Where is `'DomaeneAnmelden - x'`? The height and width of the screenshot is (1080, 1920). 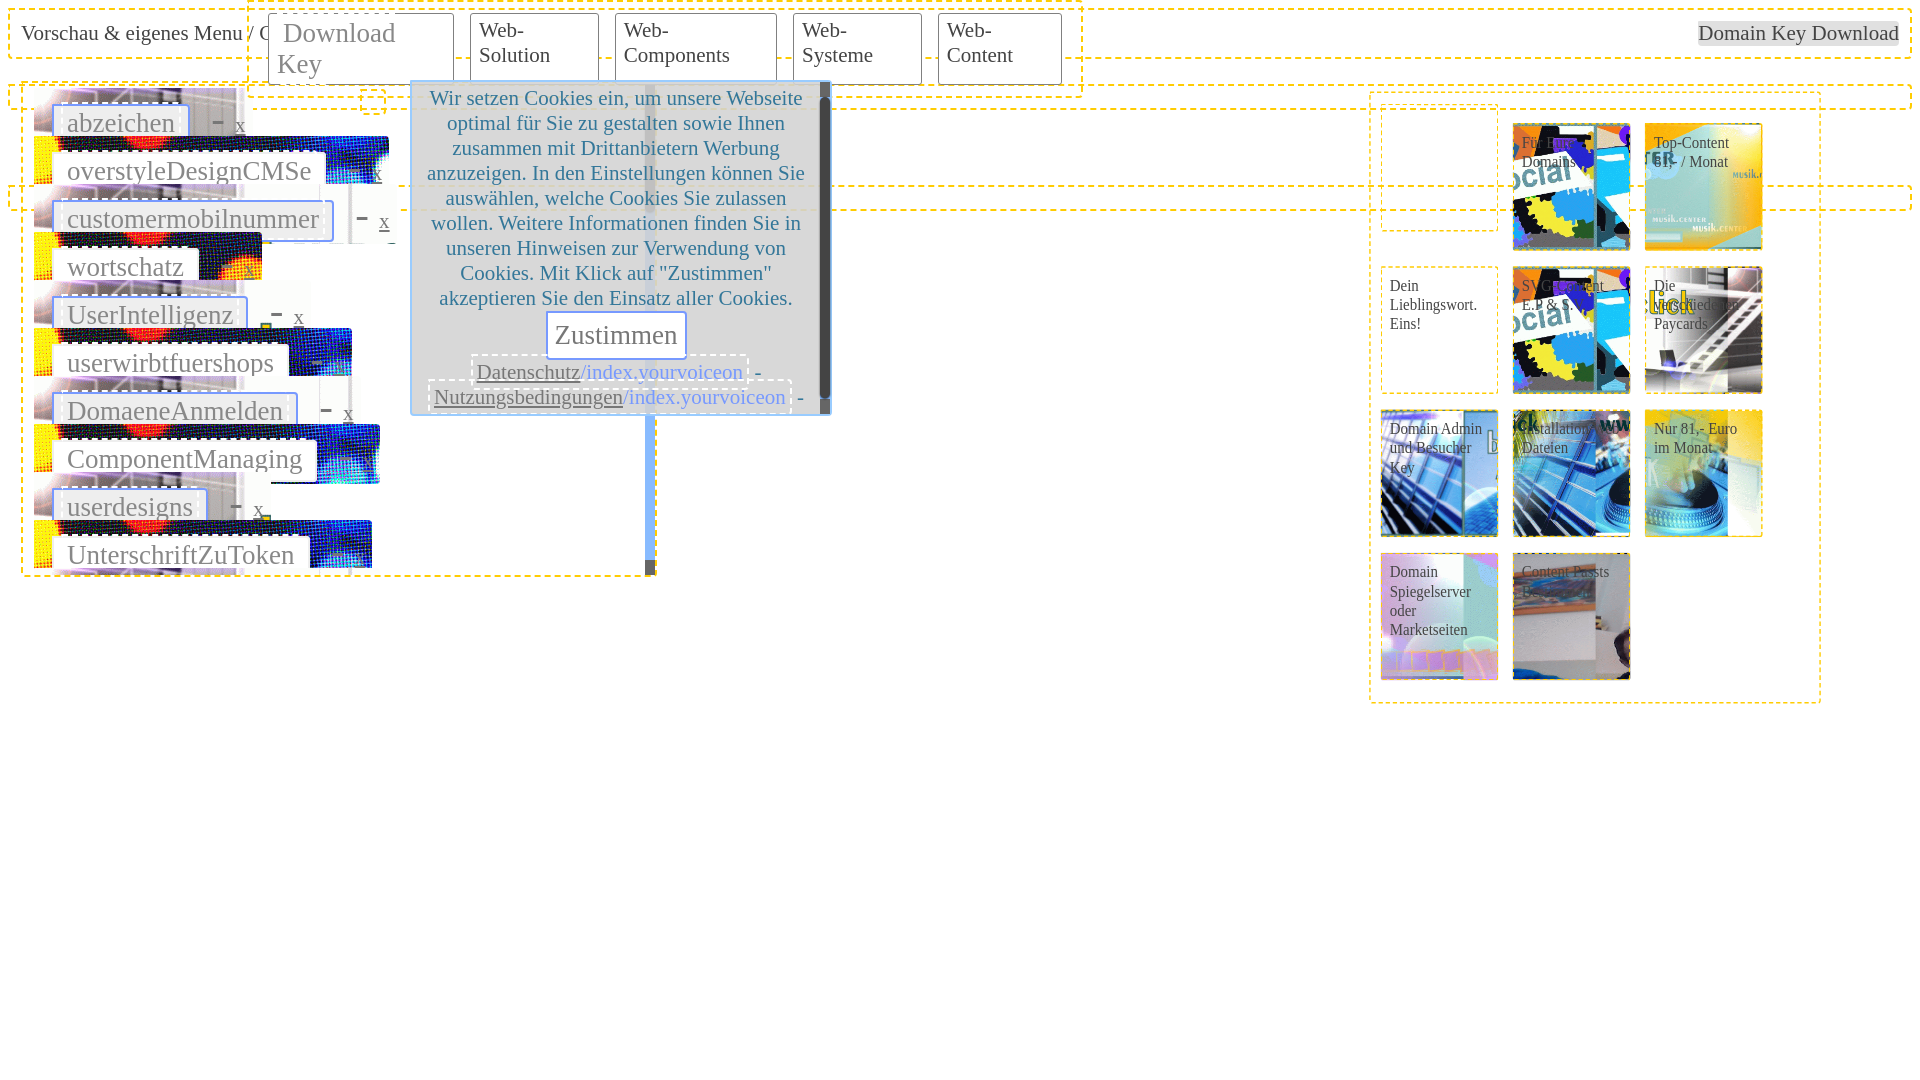 'DomaeneAnmelden - x' is located at coordinates (197, 405).